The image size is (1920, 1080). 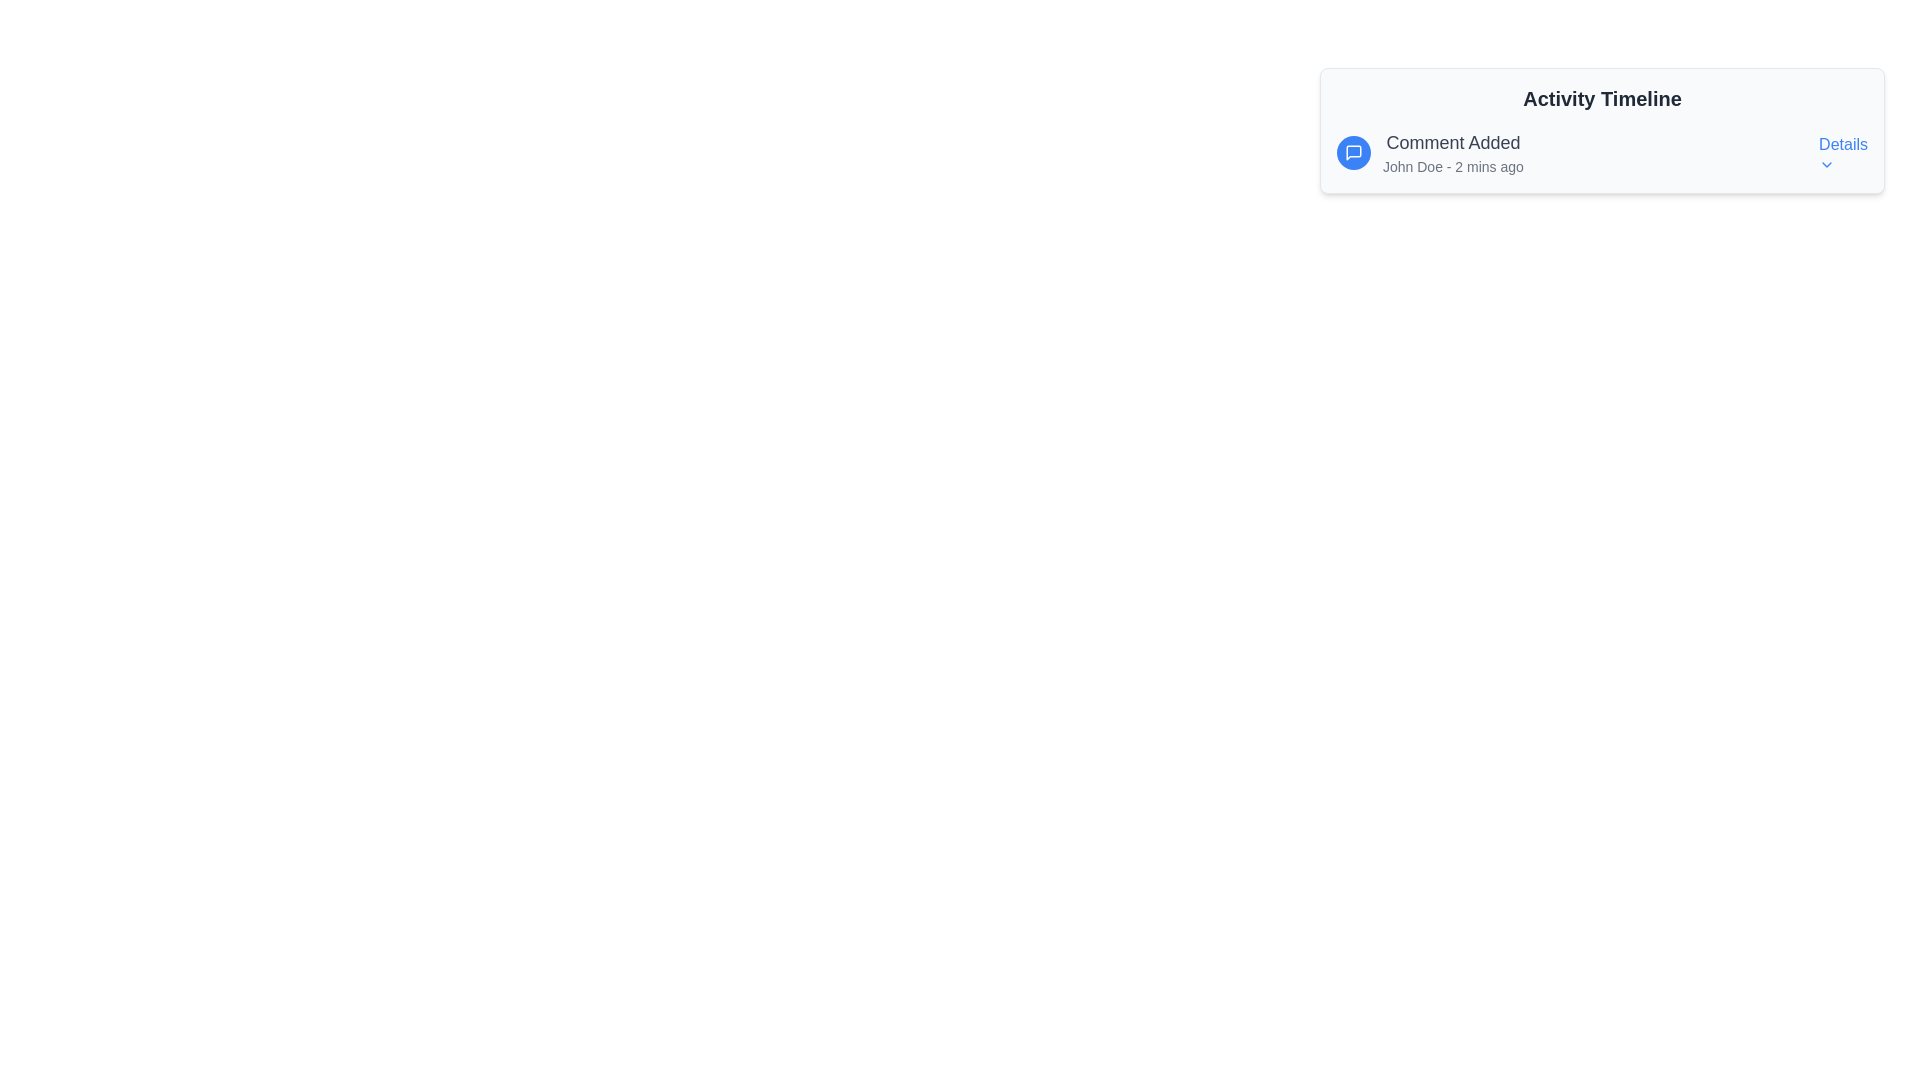 What do you see at coordinates (1602, 152) in the screenshot?
I see `the 'Details' link within the second activity log entry located below the 'Activity Timeline' title for more information` at bounding box center [1602, 152].